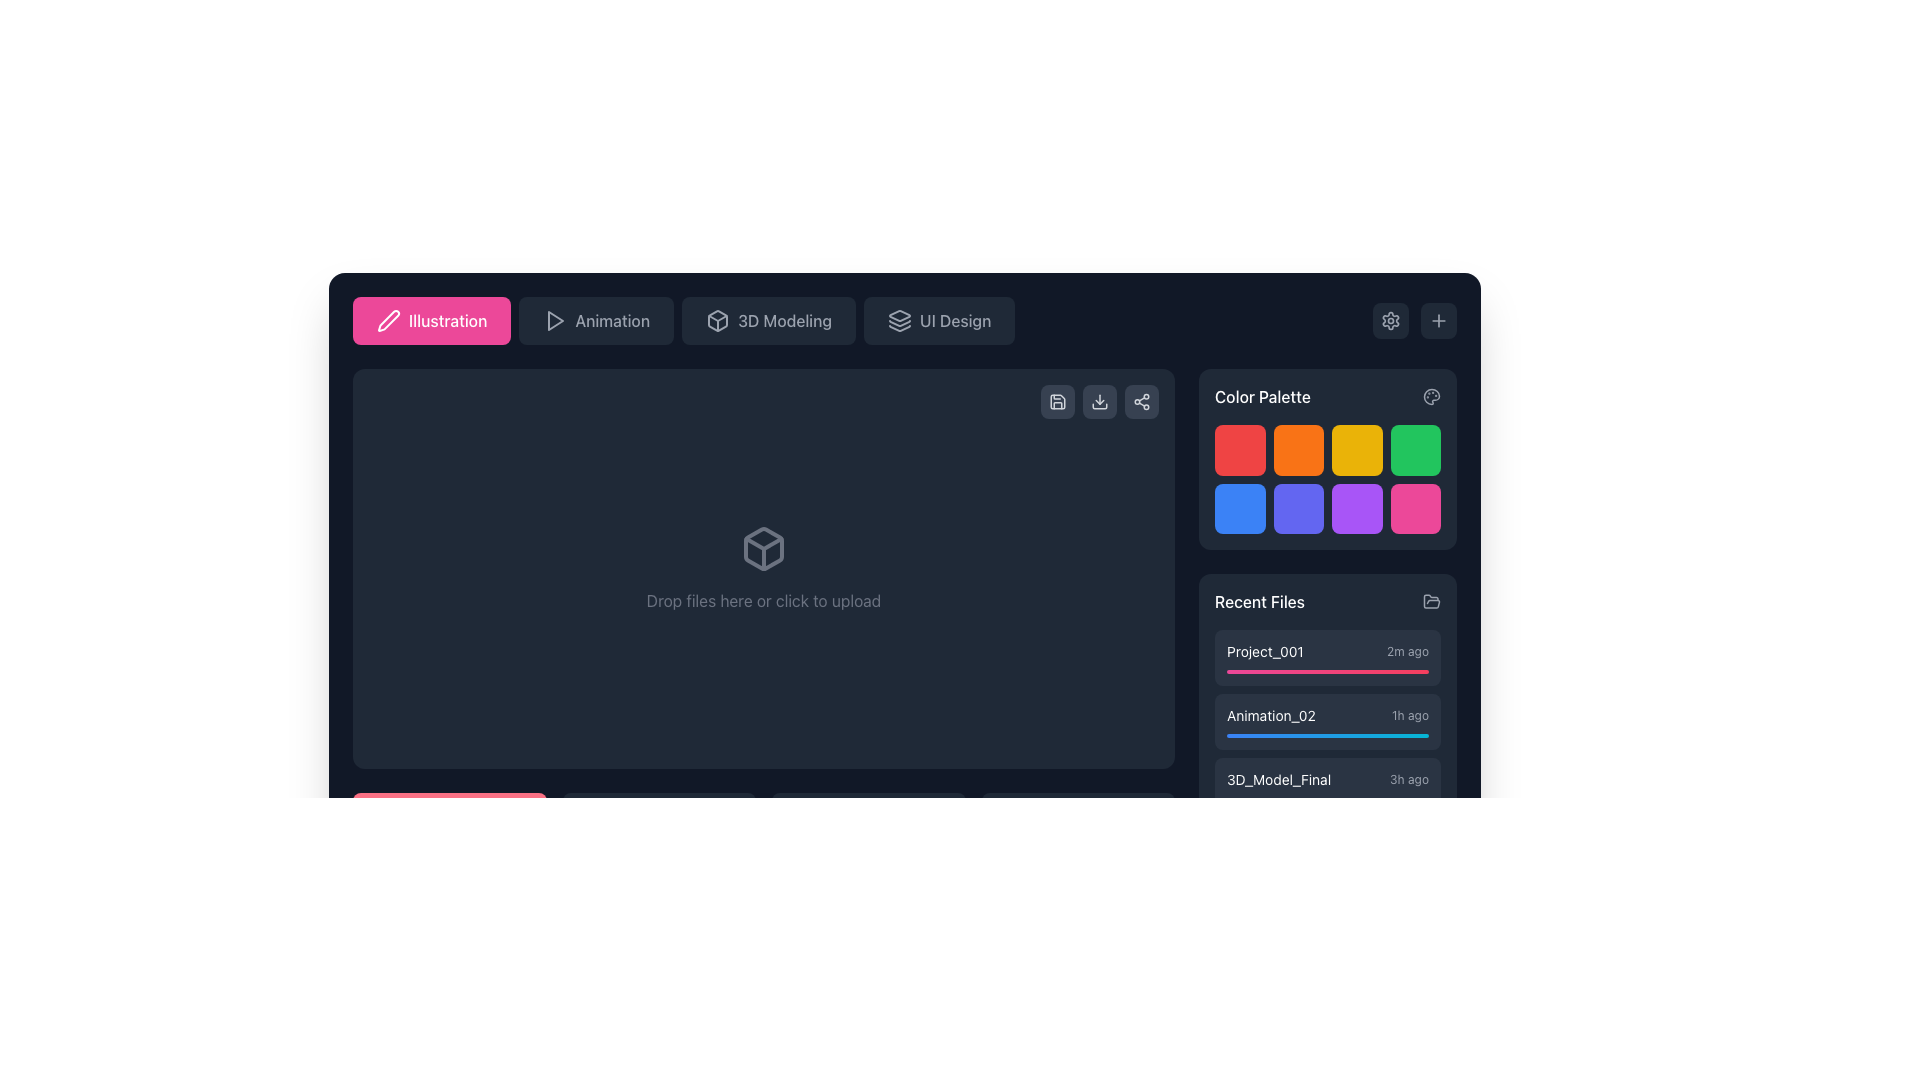 The height and width of the screenshot is (1080, 1920). I want to click on the 'Eraser' button, which is the second button in a grid of four, so click(659, 840).